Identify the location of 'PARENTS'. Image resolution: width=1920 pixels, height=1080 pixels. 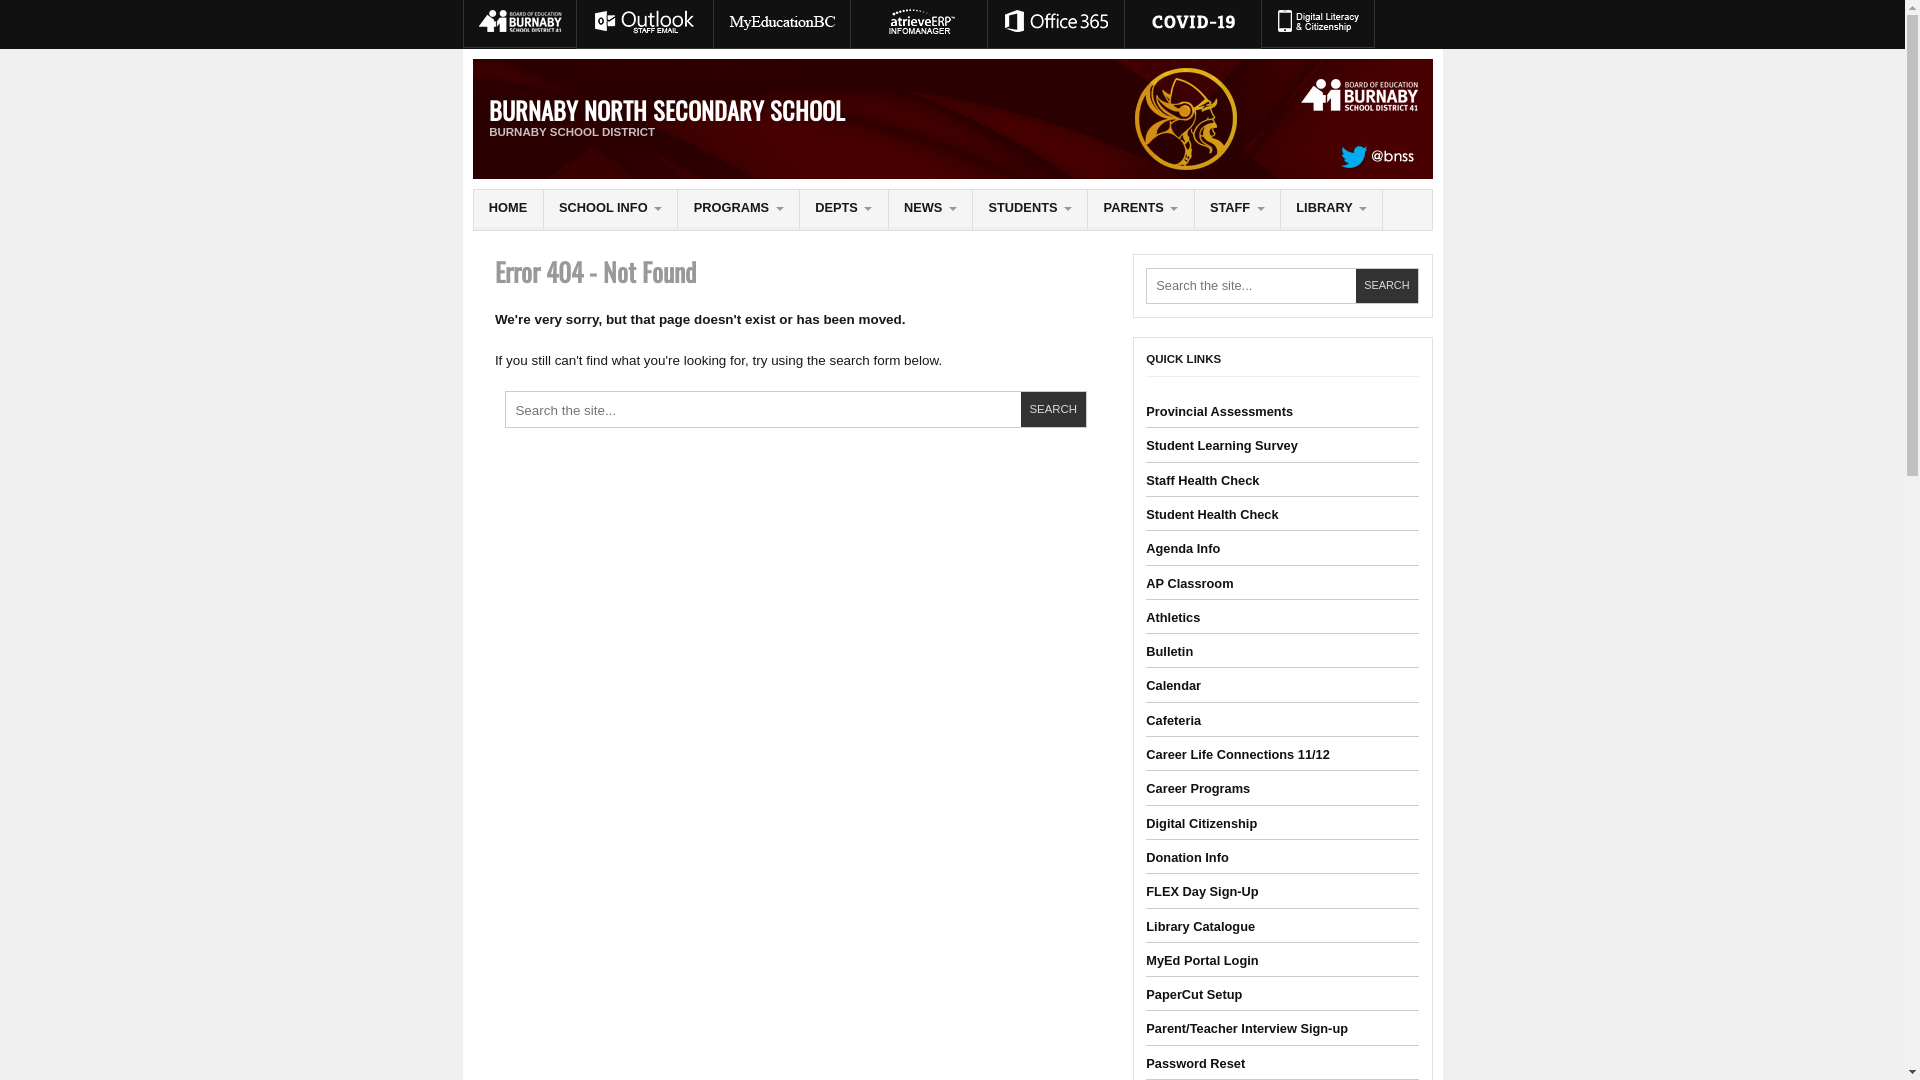
(1140, 209).